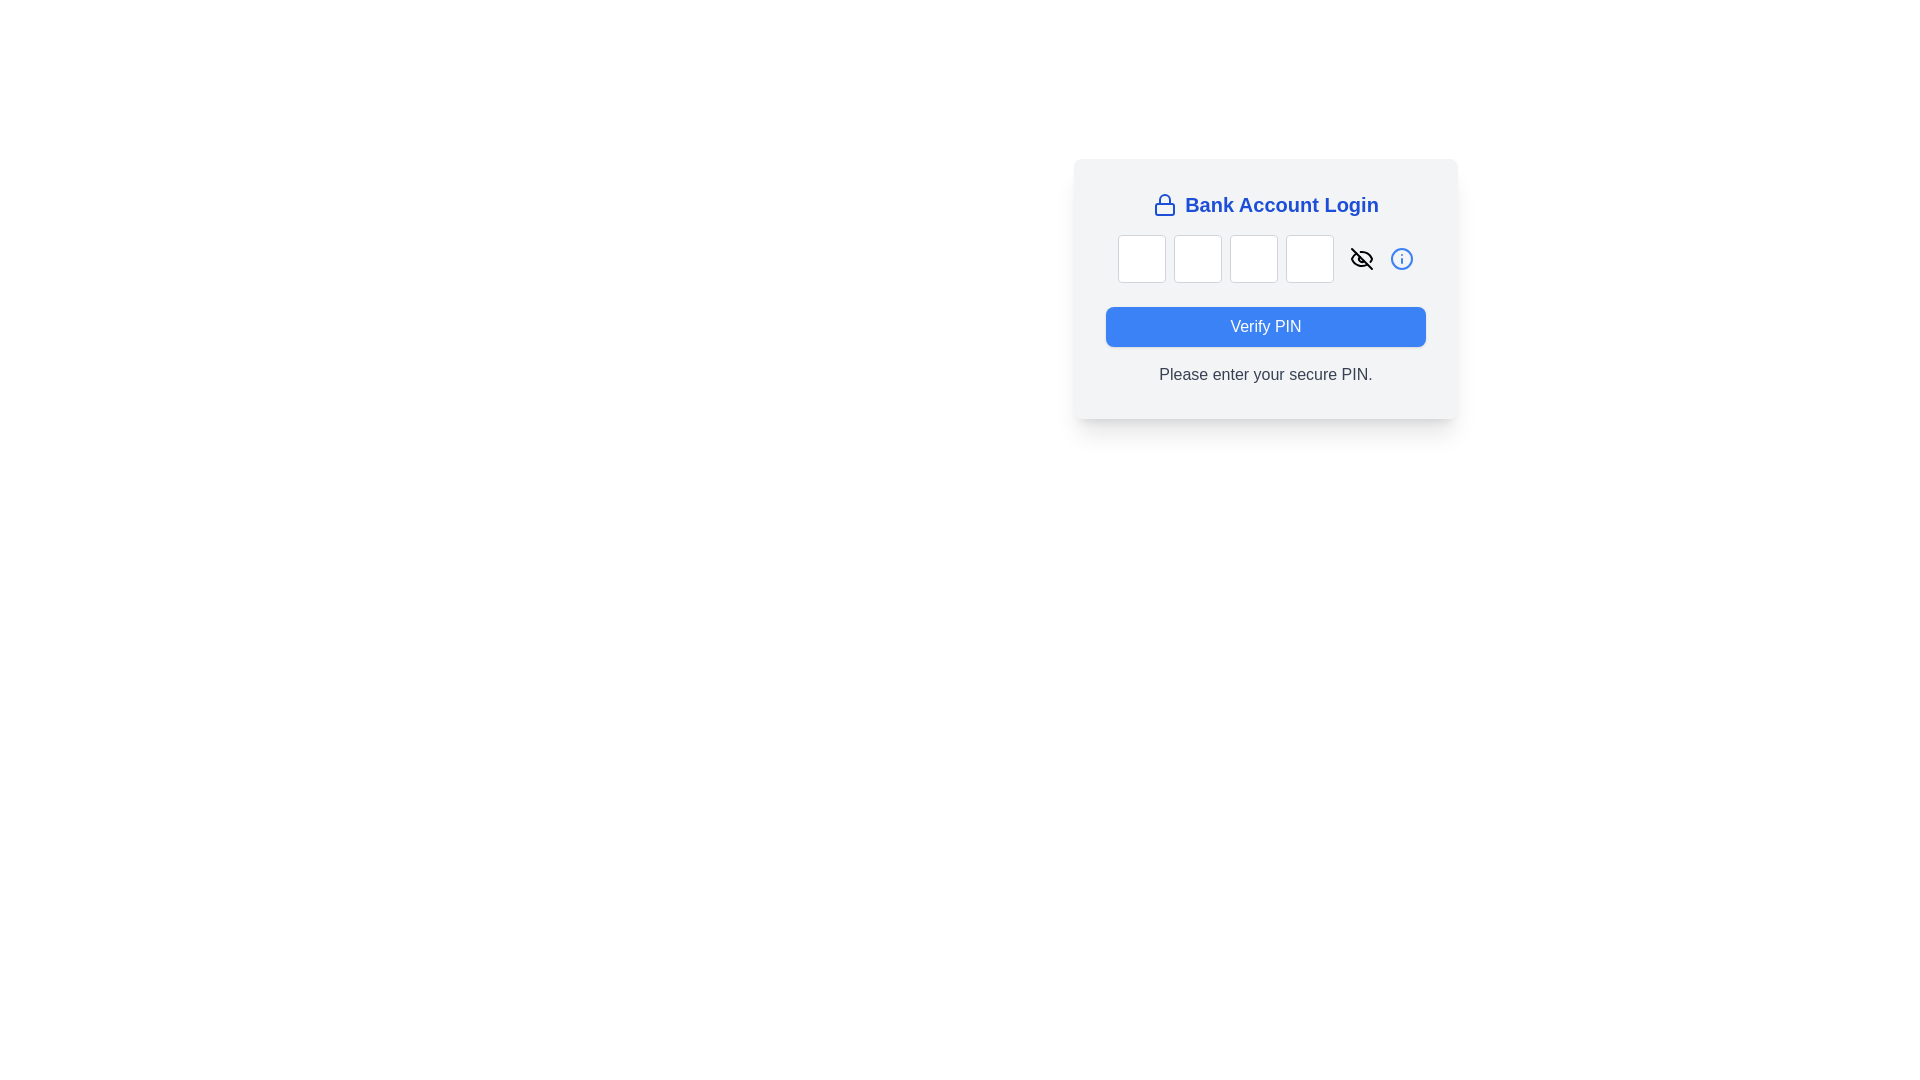 The height and width of the screenshot is (1080, 1920). Describe the element at coordinates (1265, 374) in the screenshot. I see `the Text Label that provides guidance for entering a secure PIN, located beneath the blue 'Verify PIN' button` at that location.